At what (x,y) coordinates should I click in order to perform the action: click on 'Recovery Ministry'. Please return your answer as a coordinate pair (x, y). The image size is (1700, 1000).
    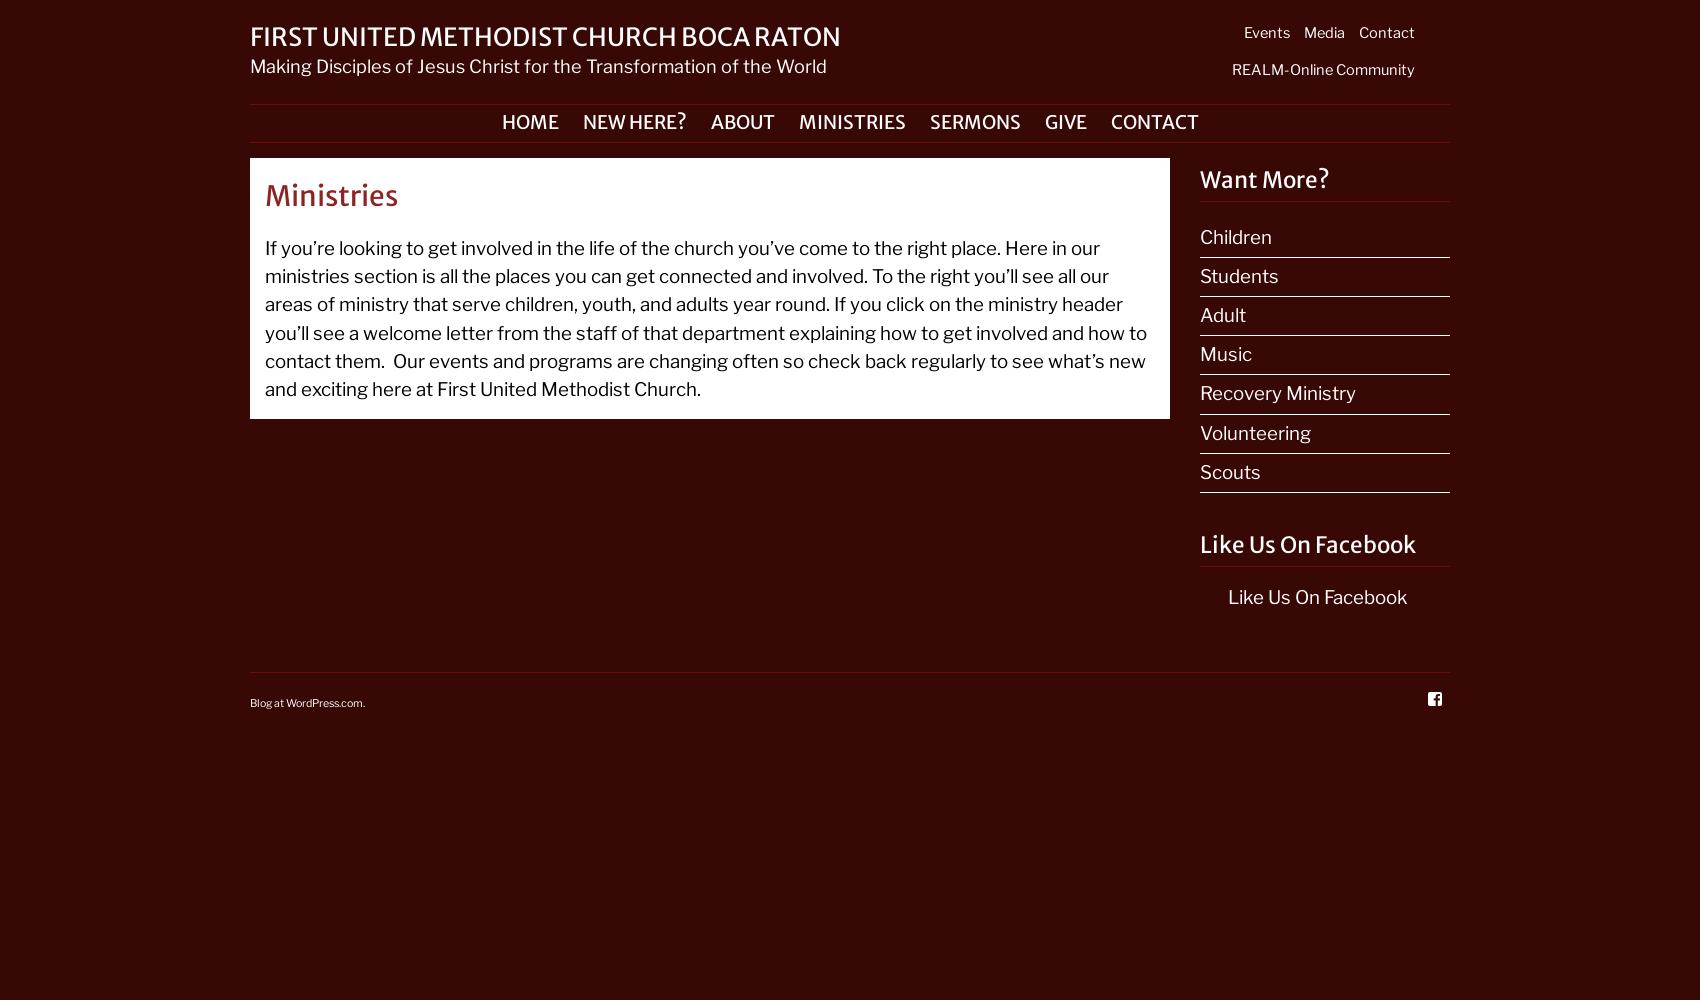
    Looking at the image, I should click on (1199, 393).